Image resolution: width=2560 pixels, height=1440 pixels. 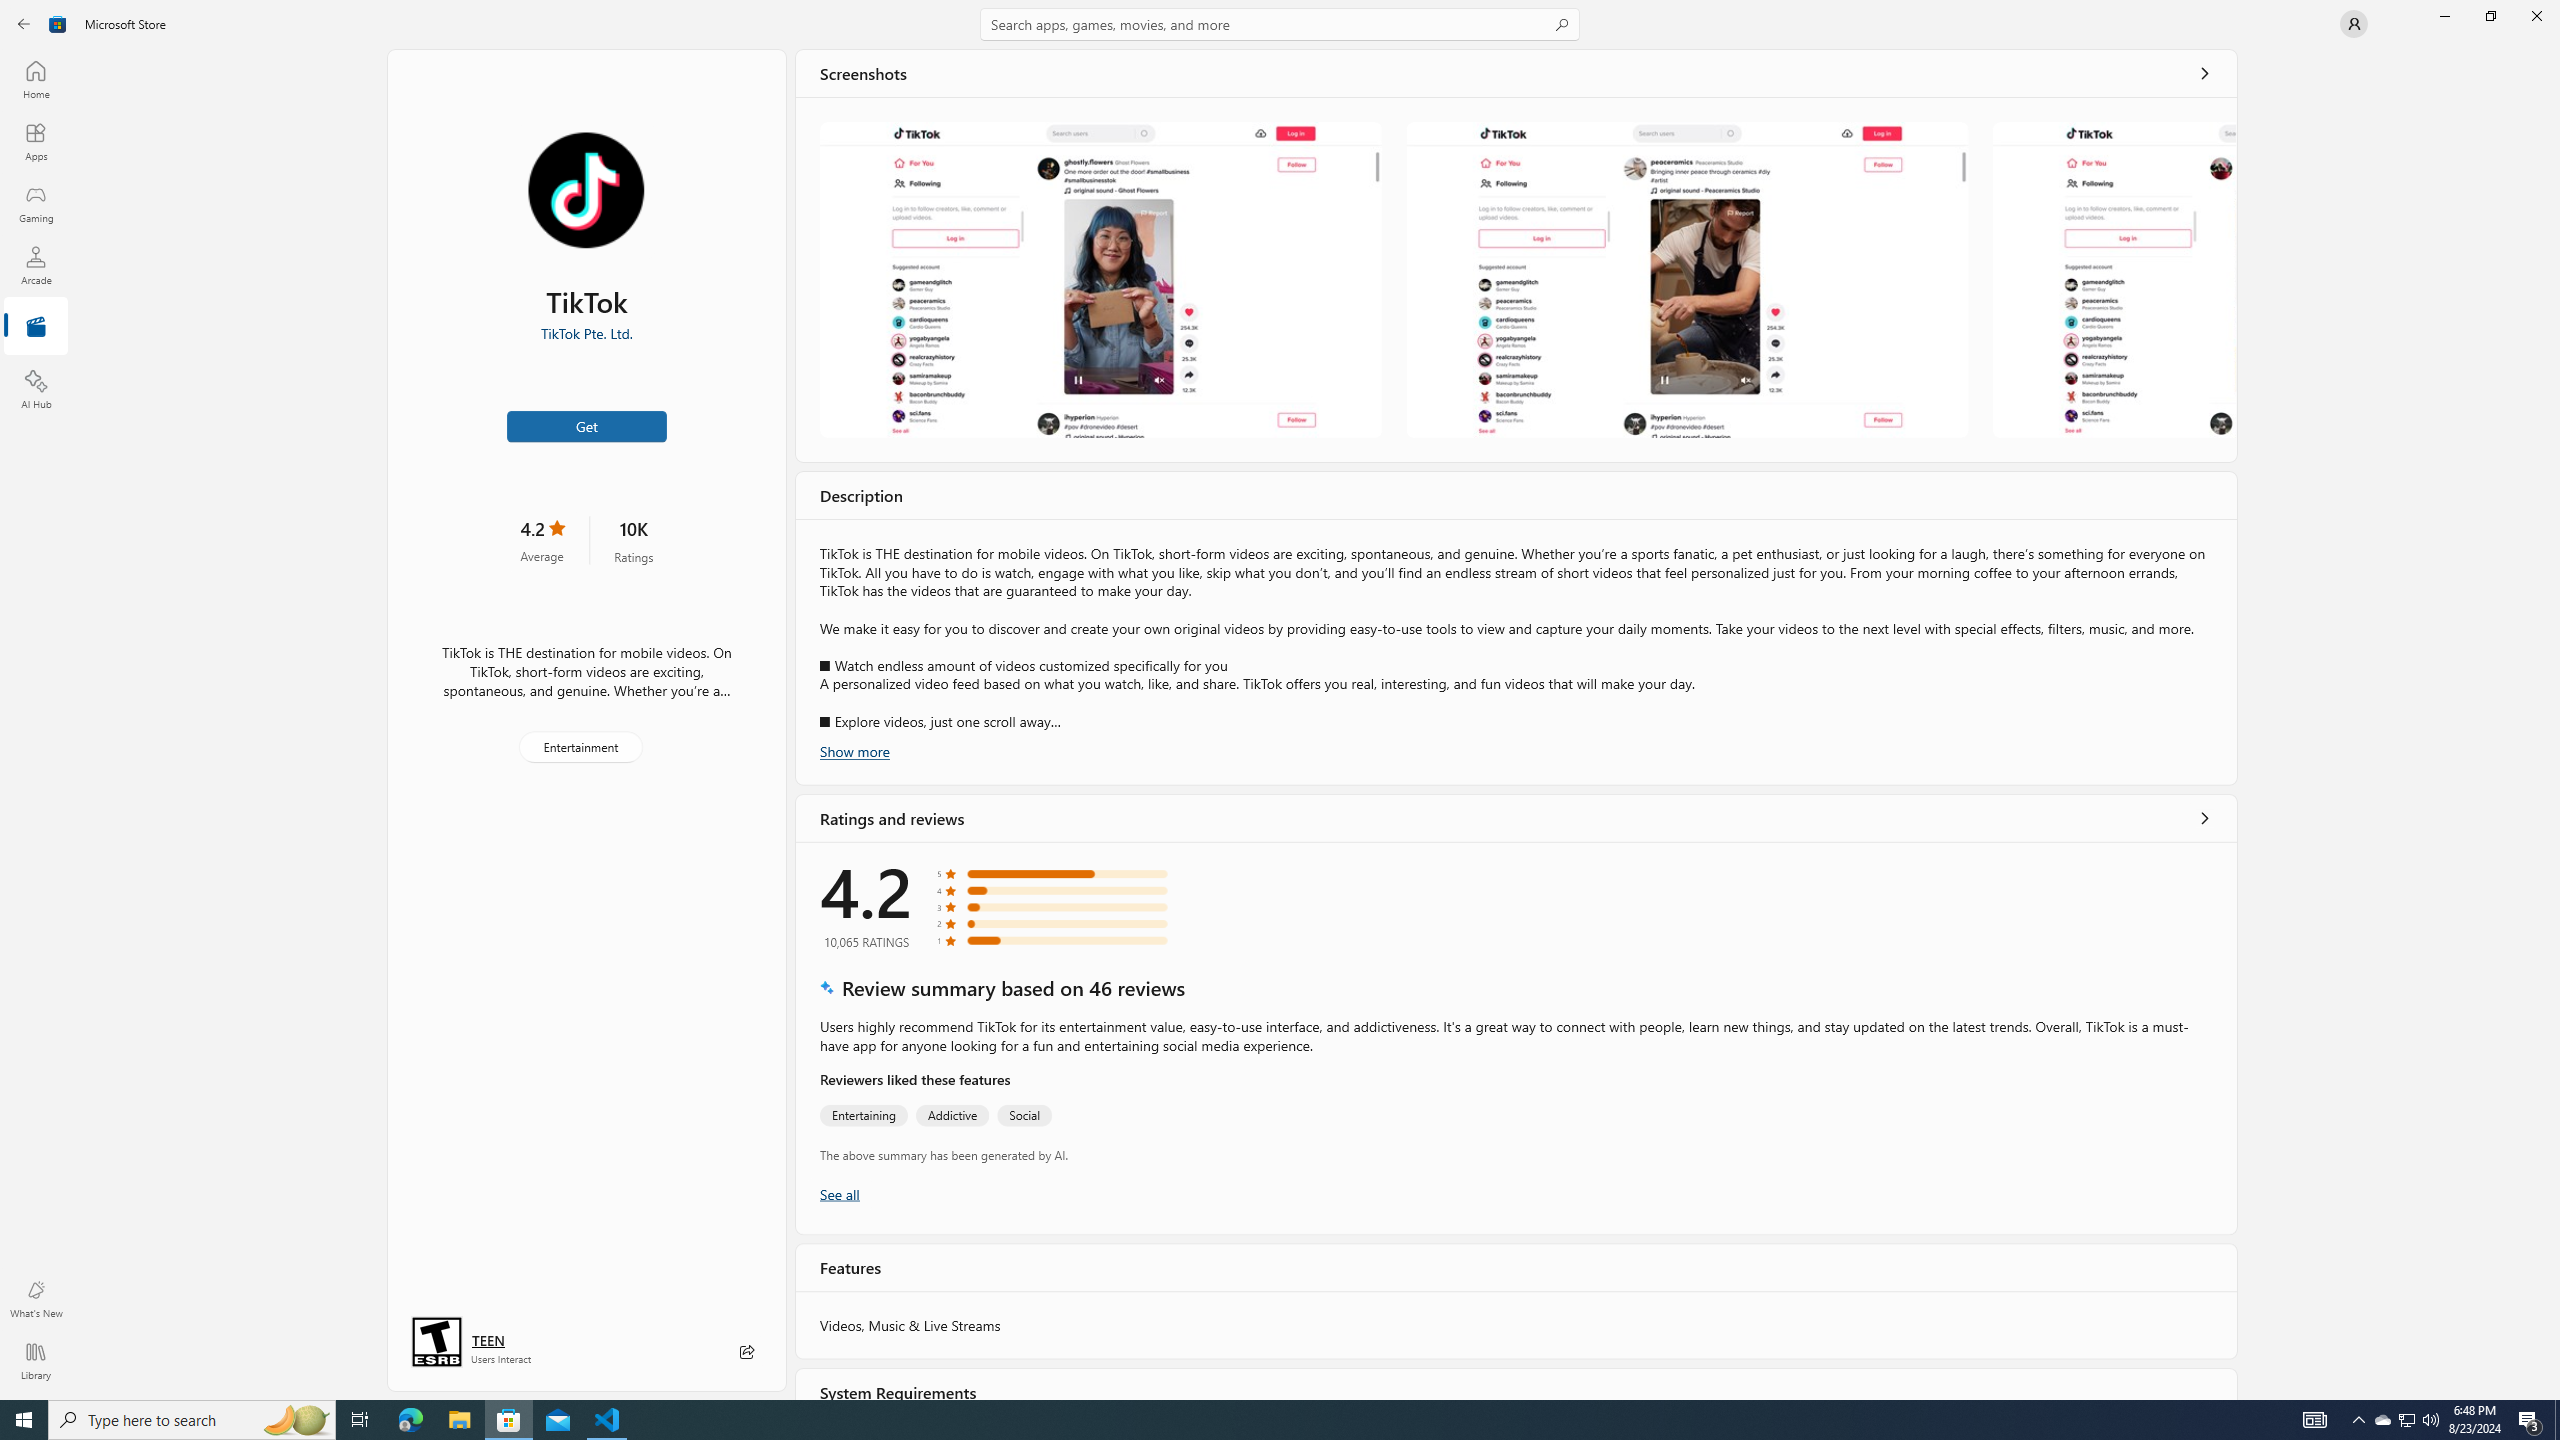 I want to click on 'Share', so click(x=746, y=1351).